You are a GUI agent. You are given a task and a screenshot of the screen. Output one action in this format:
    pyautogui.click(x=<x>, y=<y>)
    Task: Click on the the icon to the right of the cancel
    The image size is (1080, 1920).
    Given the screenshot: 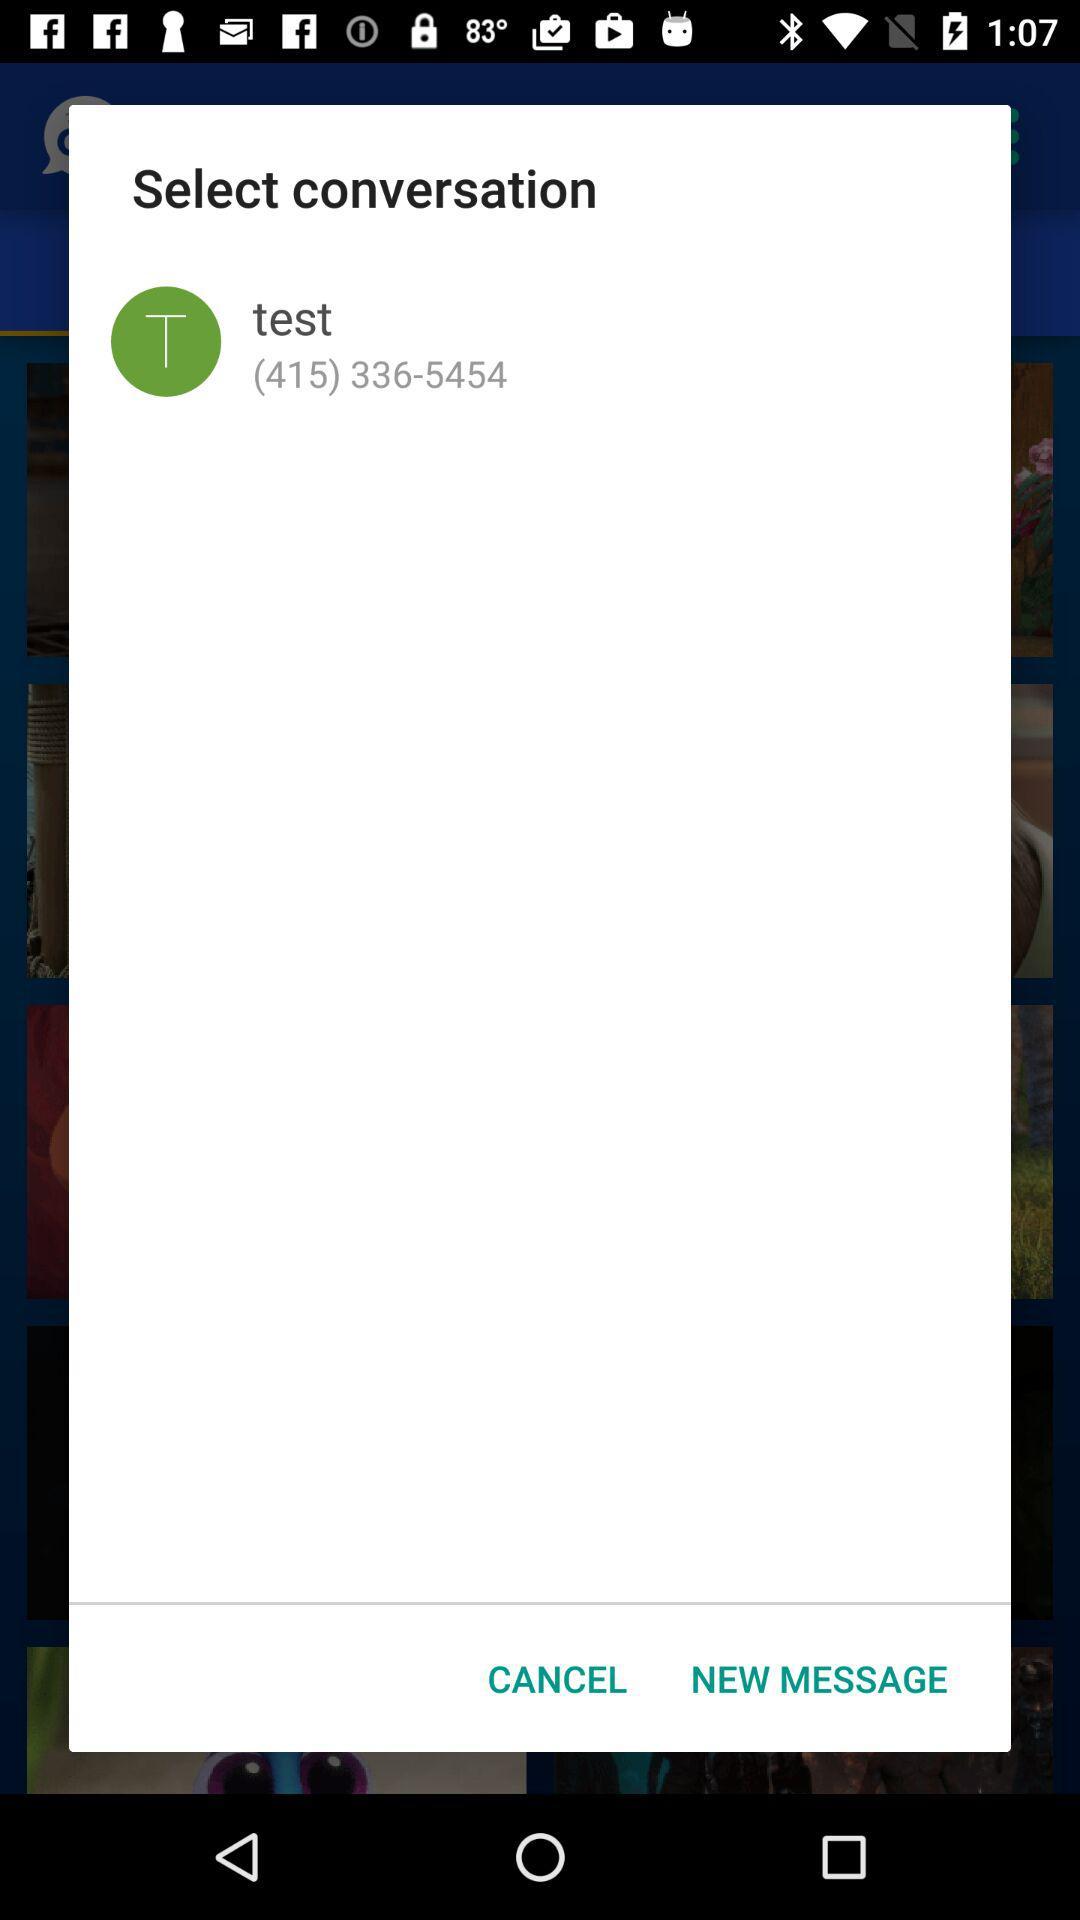 What is the action you would take?
    pyautogui.click(x=819, y=1678)
    